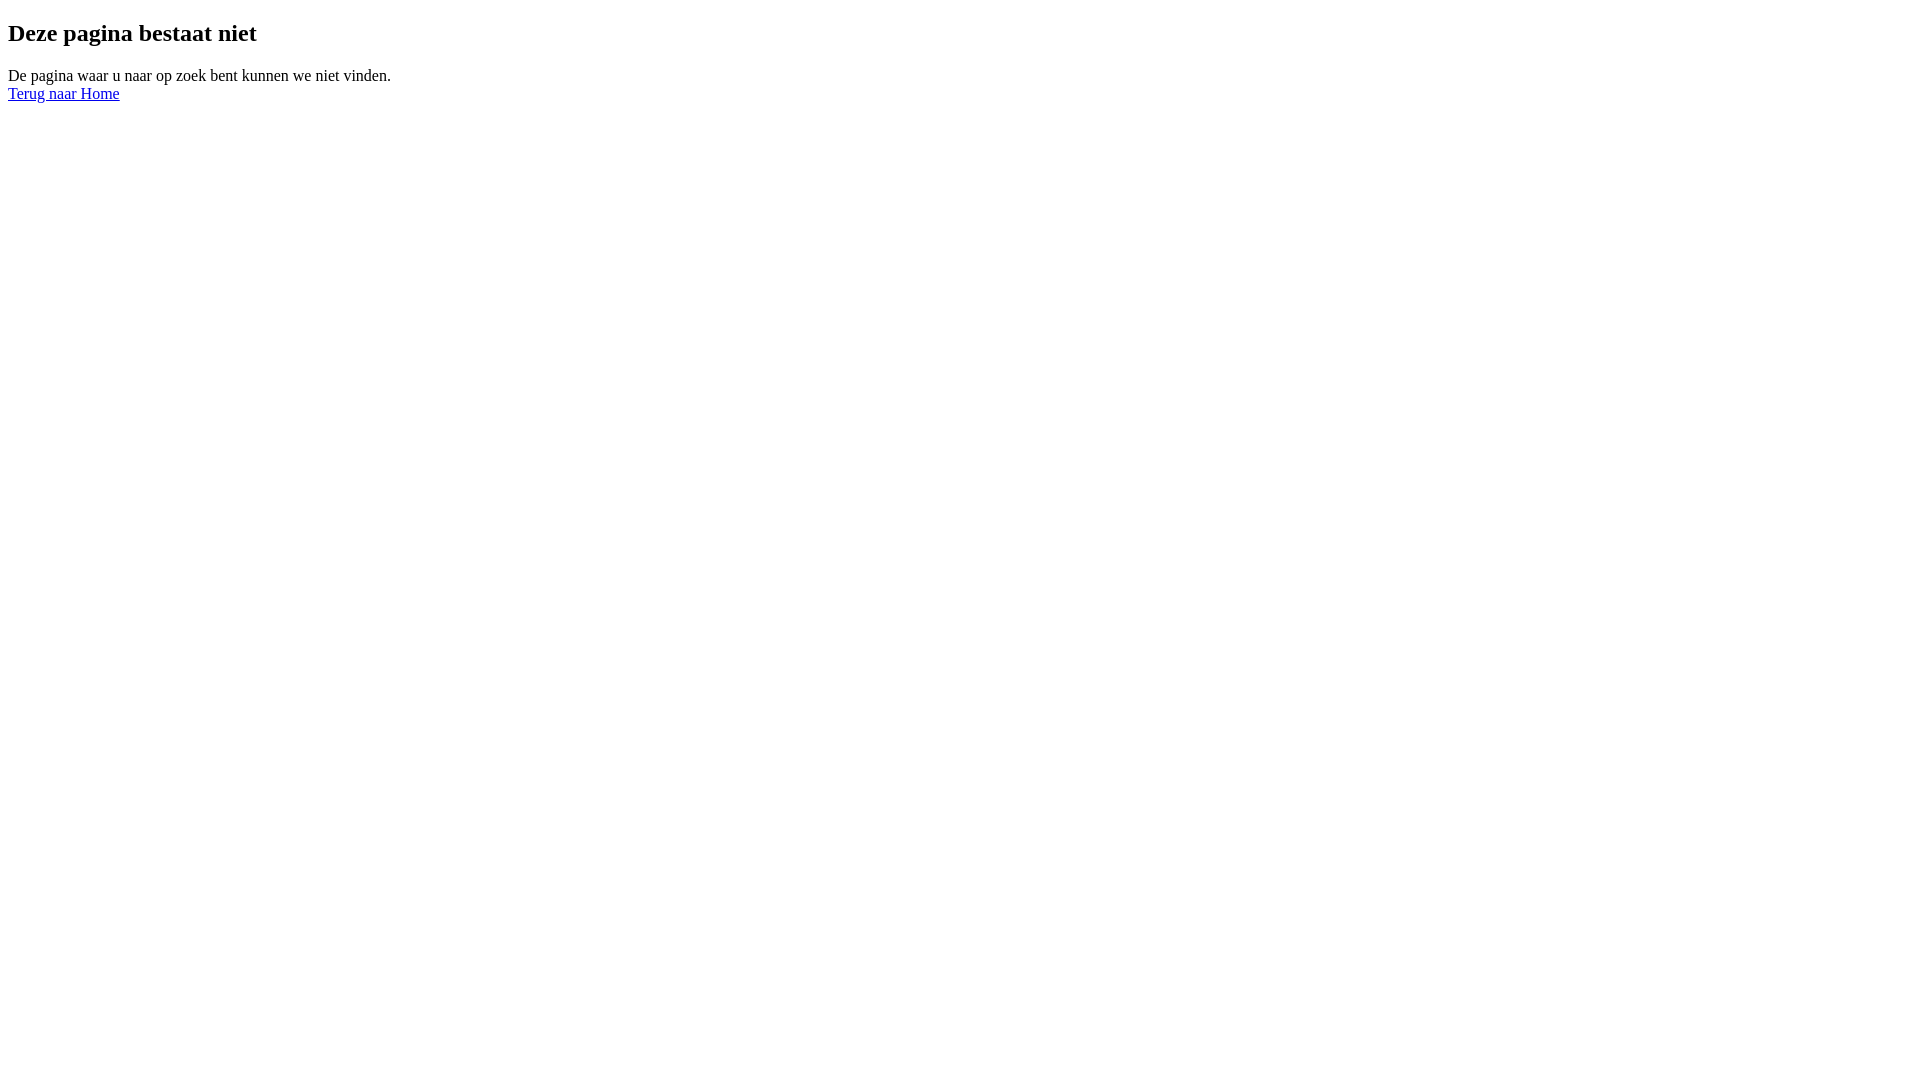 The image size is (1920, 1080). Describe the element at coordinates (8, 93) in the screenshot. I see `'Terug naar Home'` at that location.